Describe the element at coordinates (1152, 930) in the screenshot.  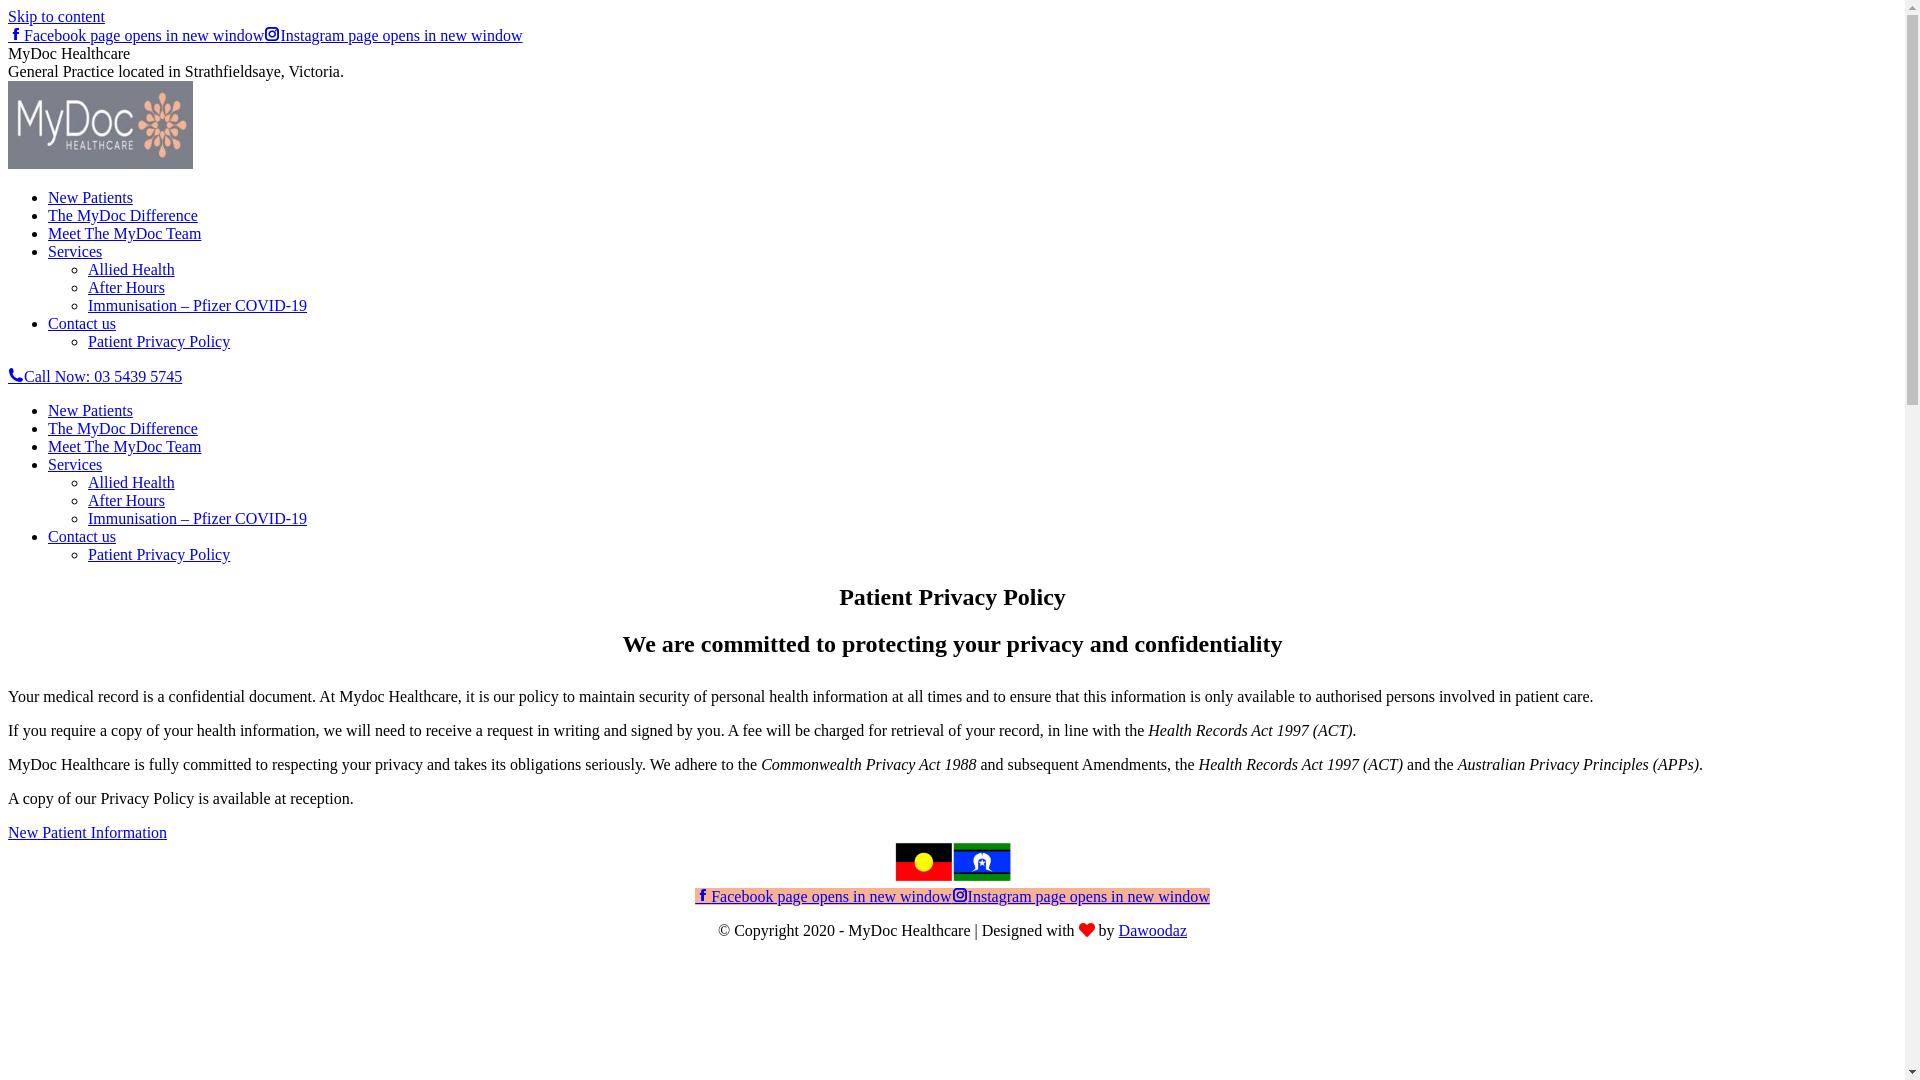
I see `'Dawoodaz'` at that location.